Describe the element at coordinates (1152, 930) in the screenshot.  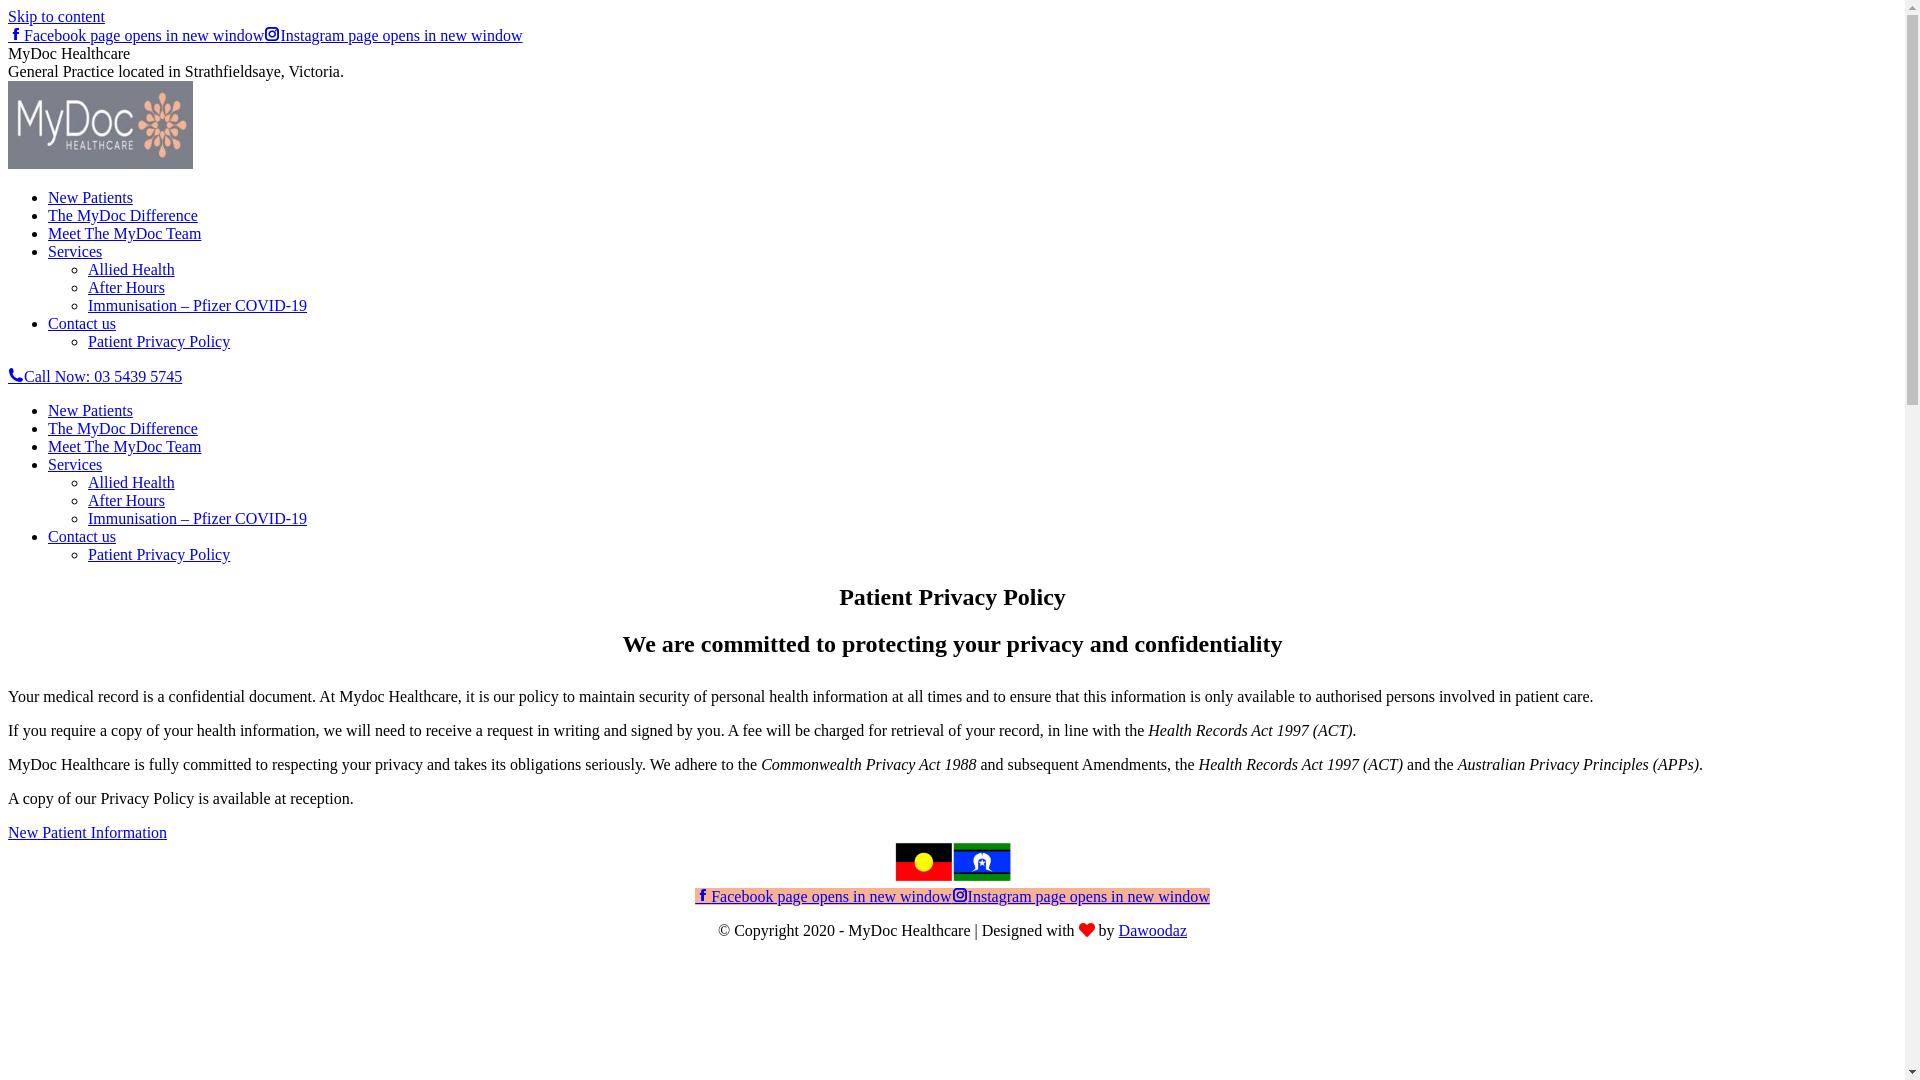
I see `'Dawoodaz'` at that location.